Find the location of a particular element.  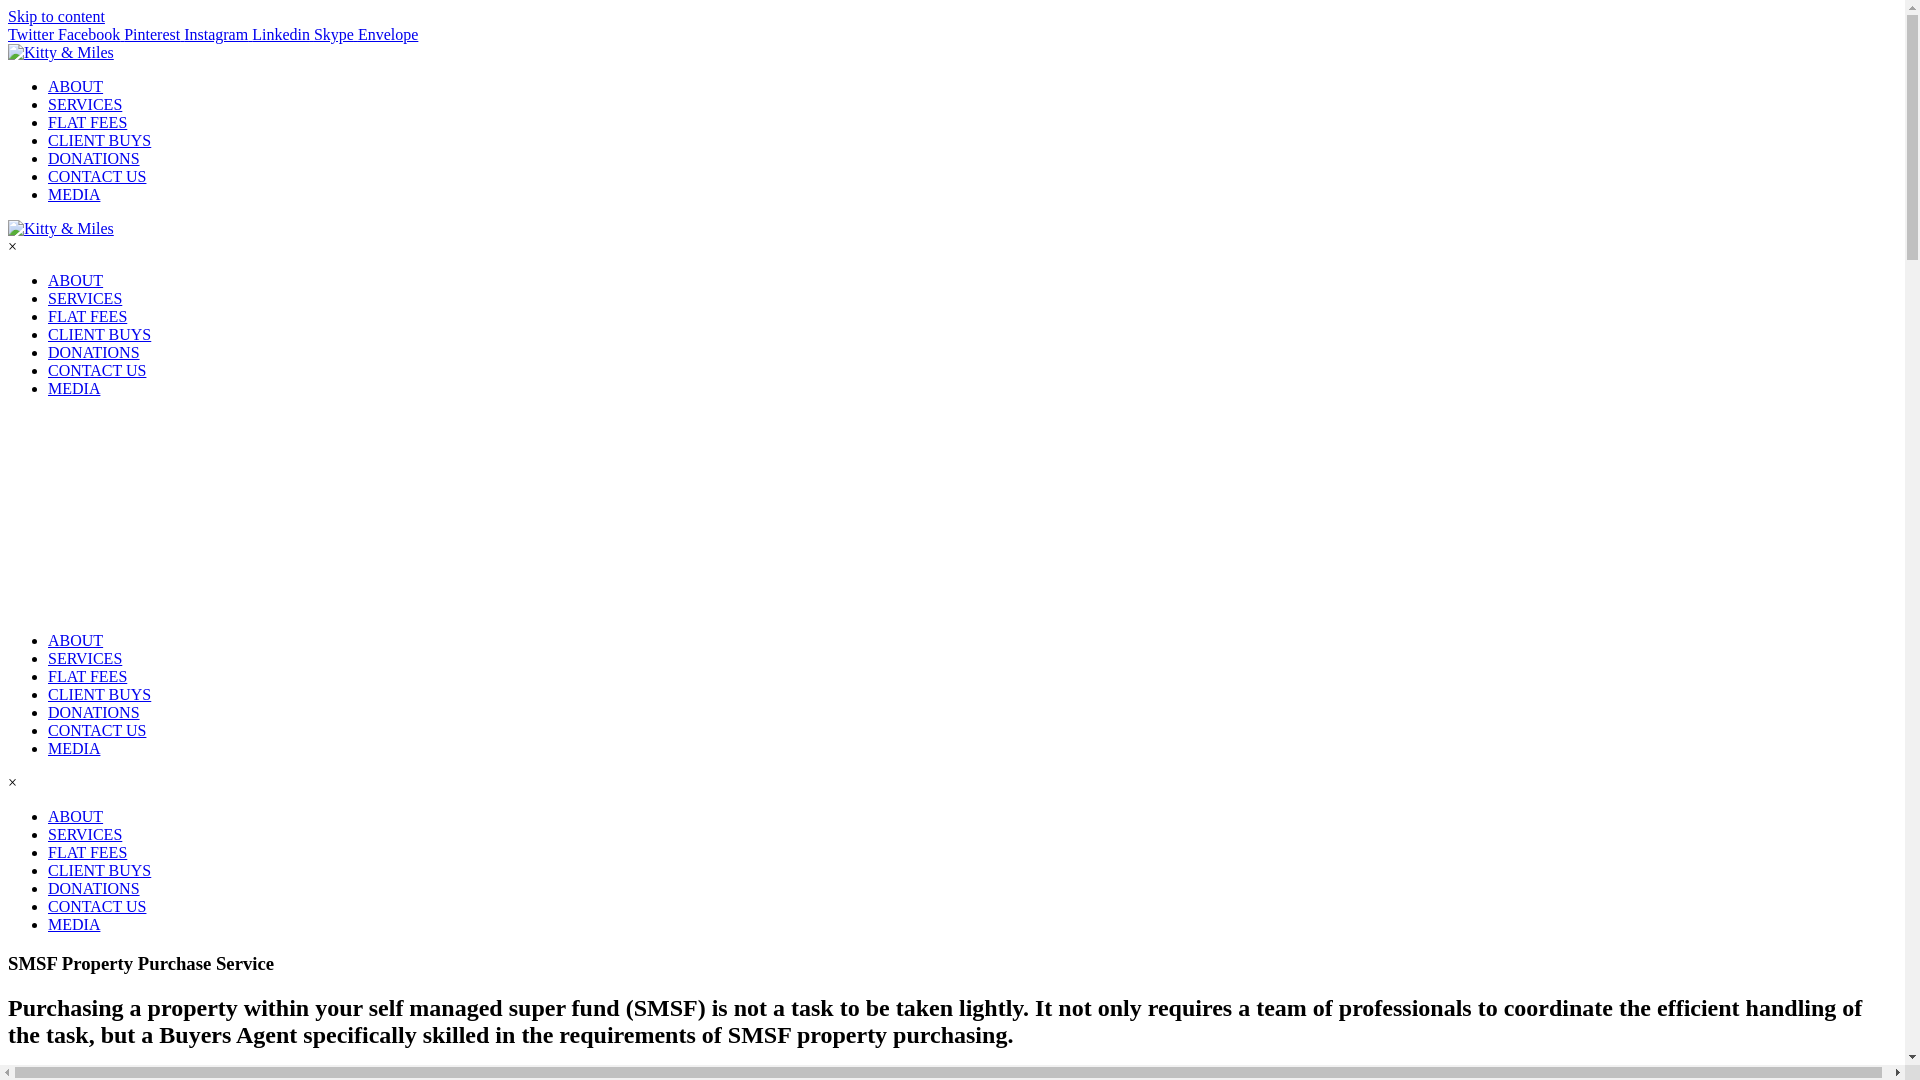

'CONTACT US' is located at coordinates (95, 906).